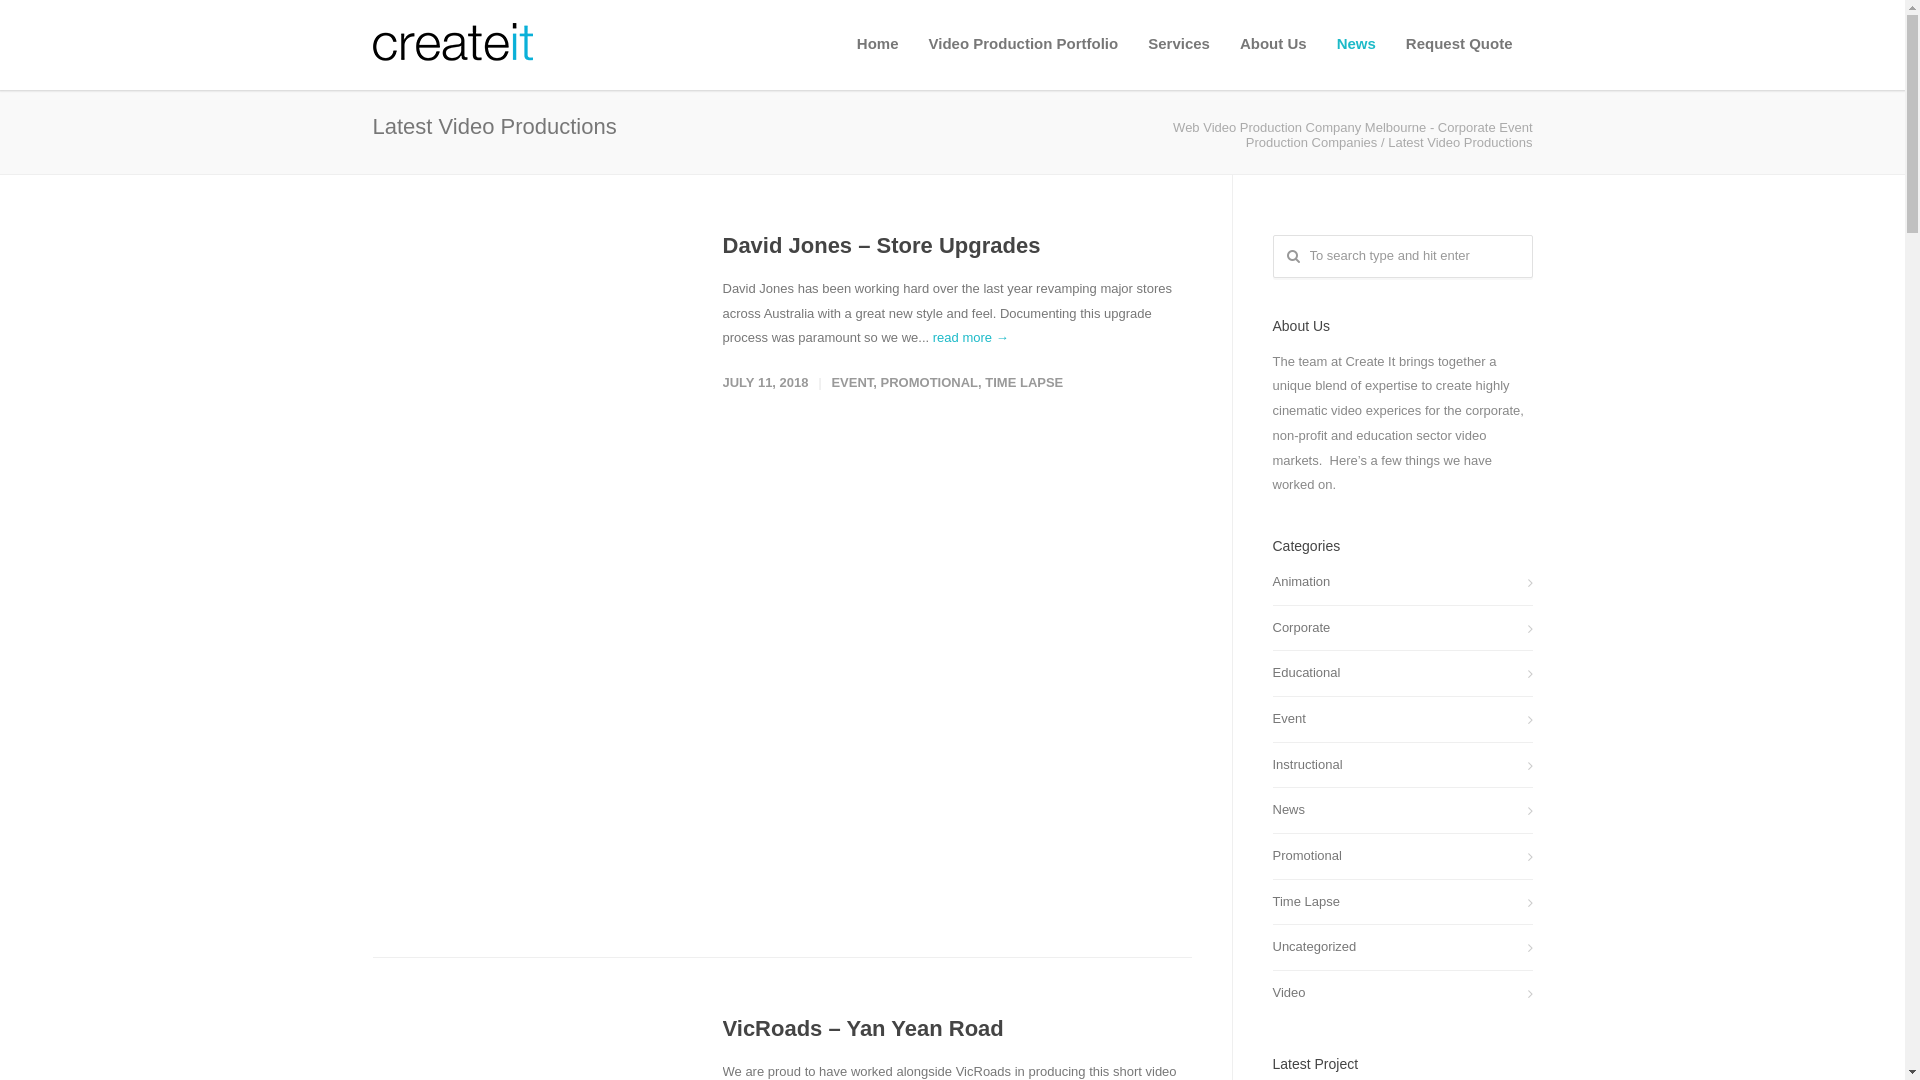  Describe the element at coordinates (372, 561) in the screenshot. I see `'David Jones - West Lakes'` at that location.